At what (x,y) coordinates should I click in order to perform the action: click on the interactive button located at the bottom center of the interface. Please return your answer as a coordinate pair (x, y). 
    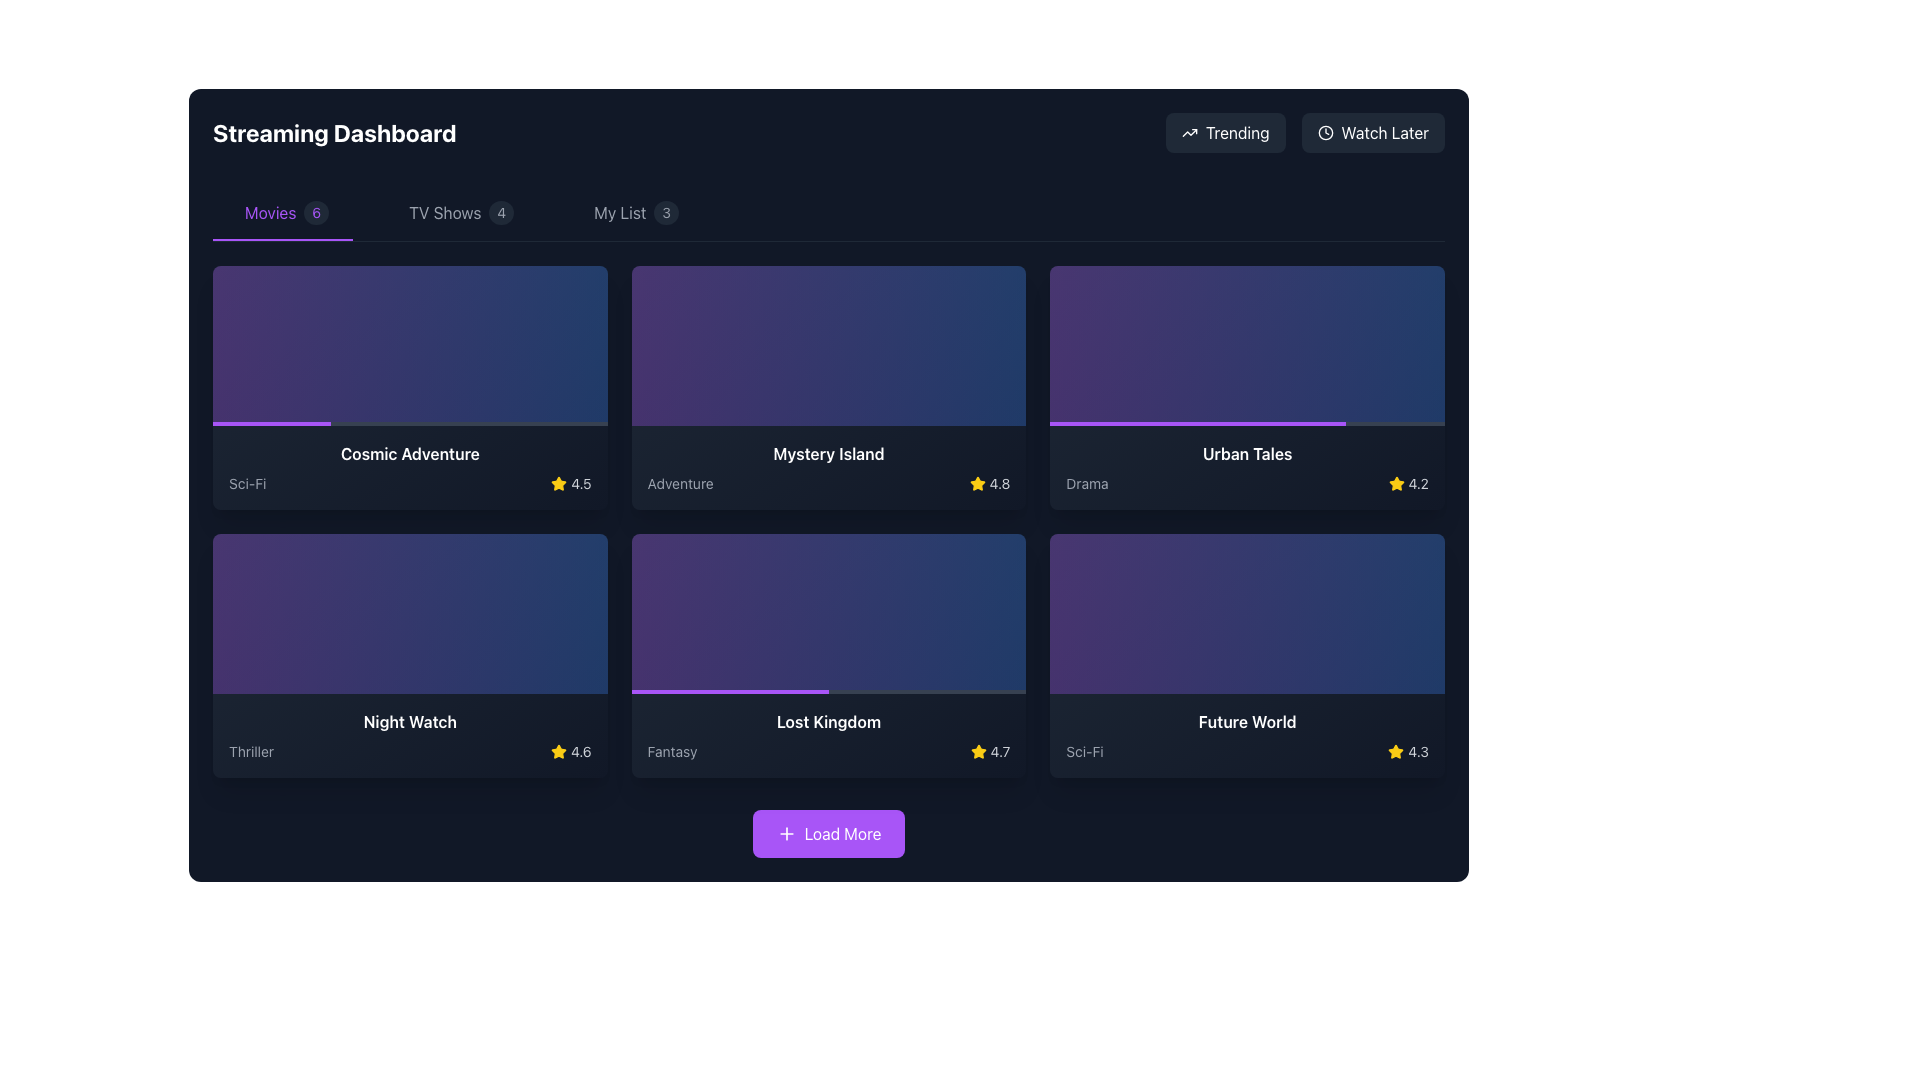
    Looking at the image, I should click on (829, 833).